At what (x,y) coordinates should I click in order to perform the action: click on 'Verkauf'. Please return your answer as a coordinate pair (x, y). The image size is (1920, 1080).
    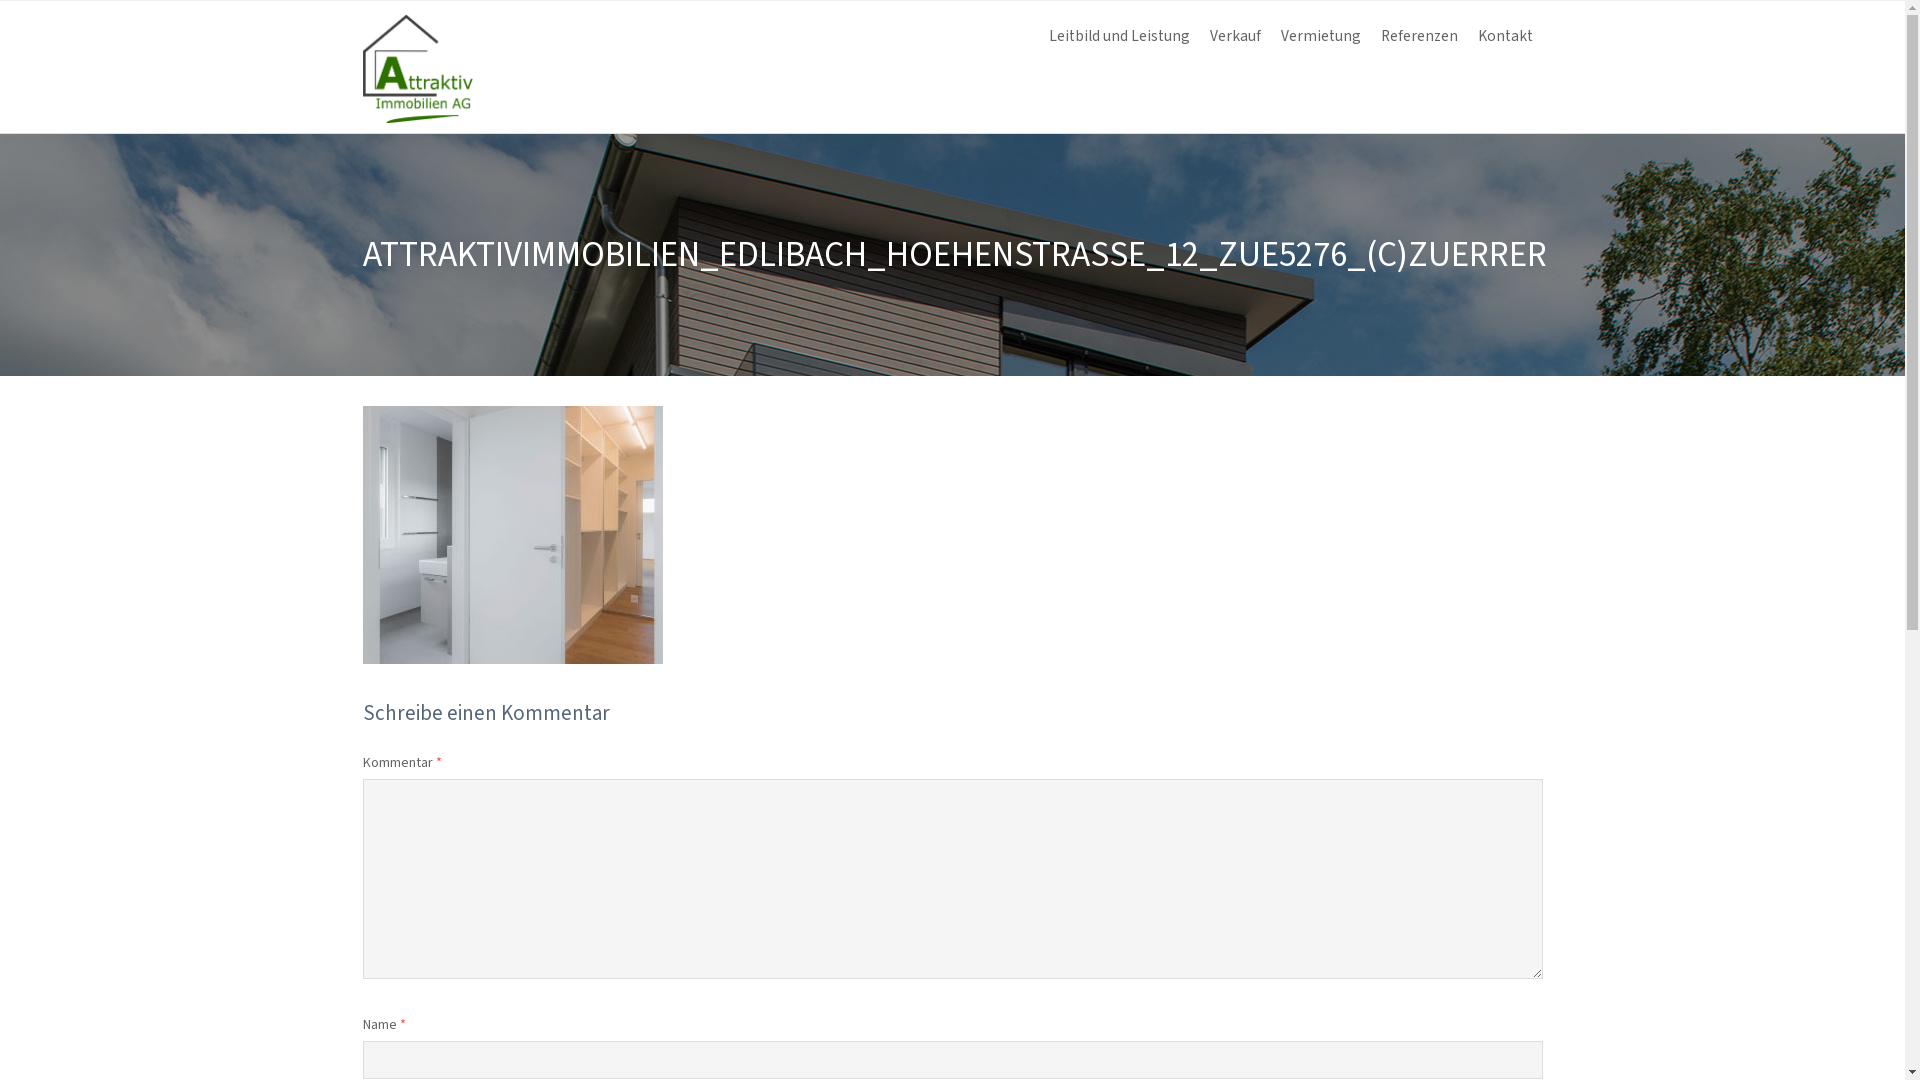
    Looking at the image, I should click on (1234, 37).